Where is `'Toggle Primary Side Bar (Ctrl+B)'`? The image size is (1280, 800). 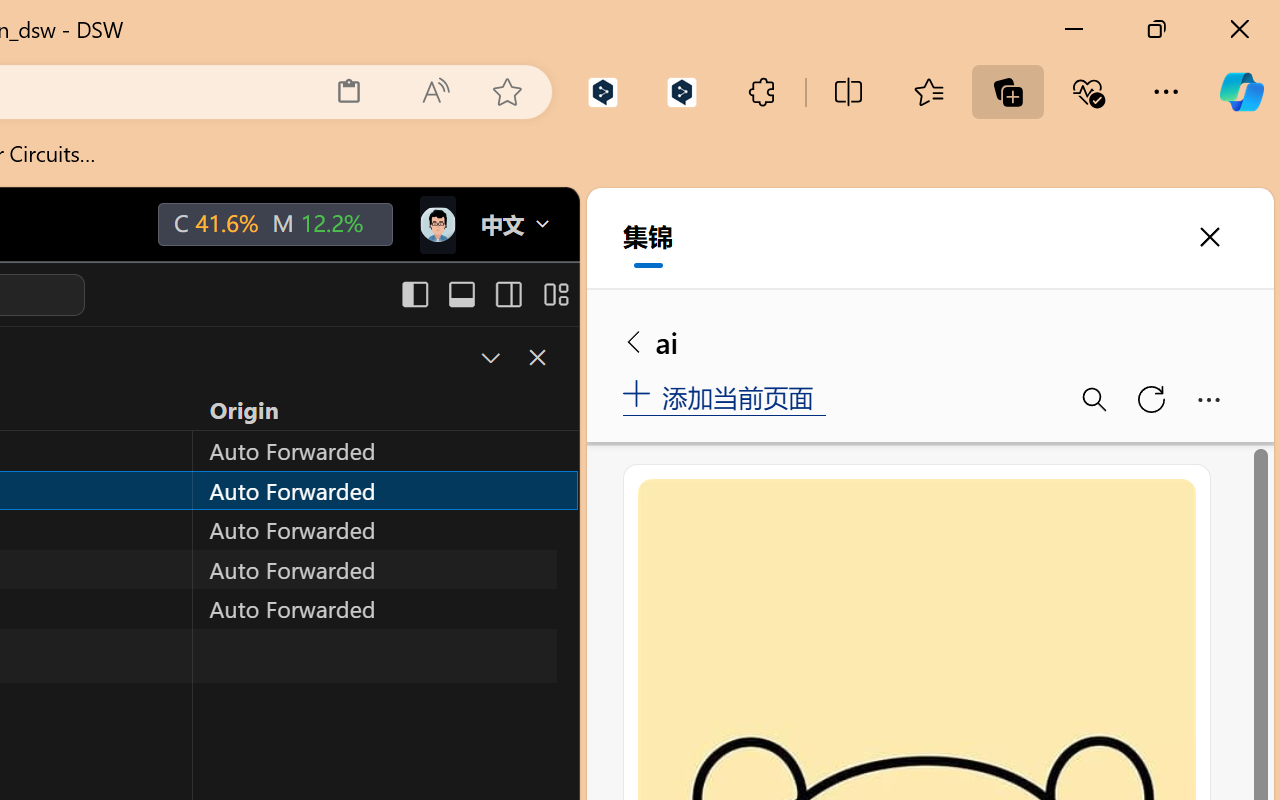 'Toggle Primary Side Bar (Ctrl+B)' is located at coordinates (413, 294).